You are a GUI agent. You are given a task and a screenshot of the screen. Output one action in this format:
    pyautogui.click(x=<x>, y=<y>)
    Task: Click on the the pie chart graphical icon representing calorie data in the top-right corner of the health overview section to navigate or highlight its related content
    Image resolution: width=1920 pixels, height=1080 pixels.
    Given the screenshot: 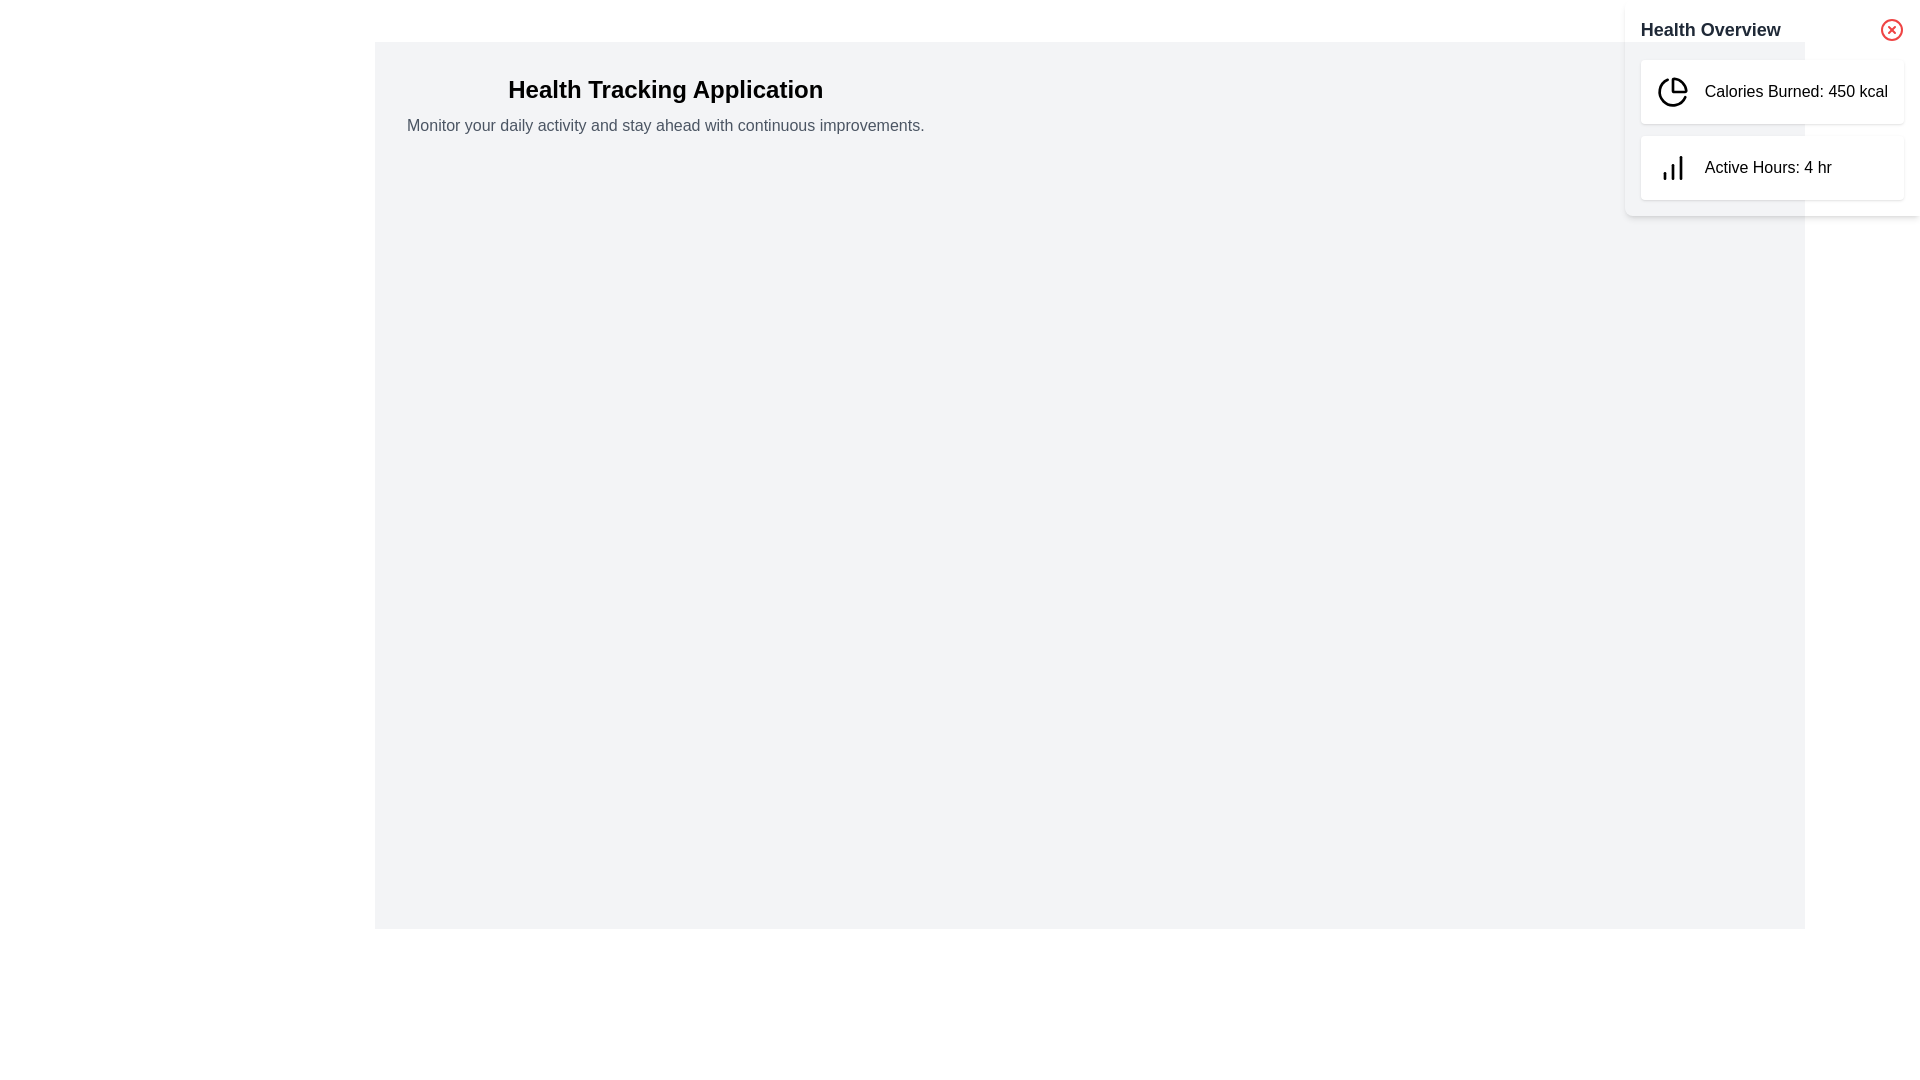 What is the action you would take?
    pyautogui.click(x=1672, y=92)
    